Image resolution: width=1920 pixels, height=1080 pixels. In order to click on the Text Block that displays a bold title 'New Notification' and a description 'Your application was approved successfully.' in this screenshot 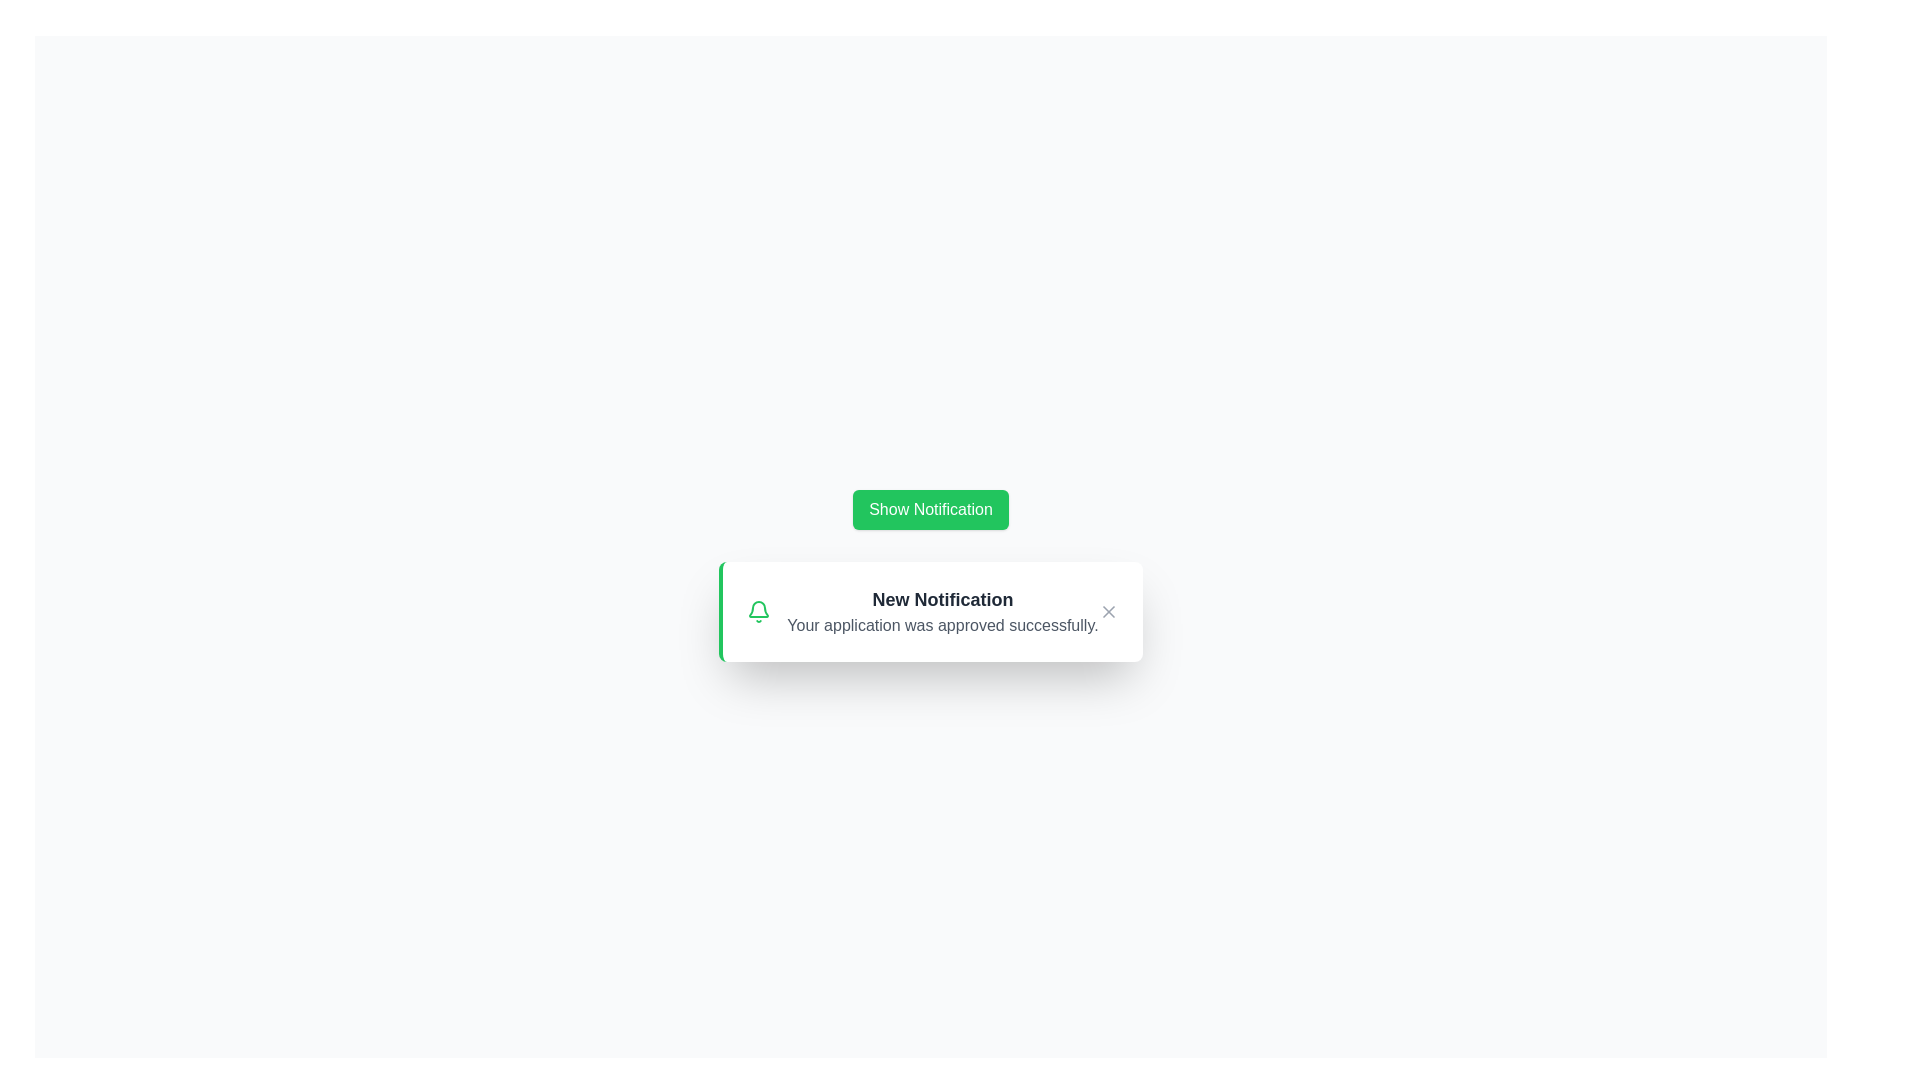, I will do `click(941, 611)`.